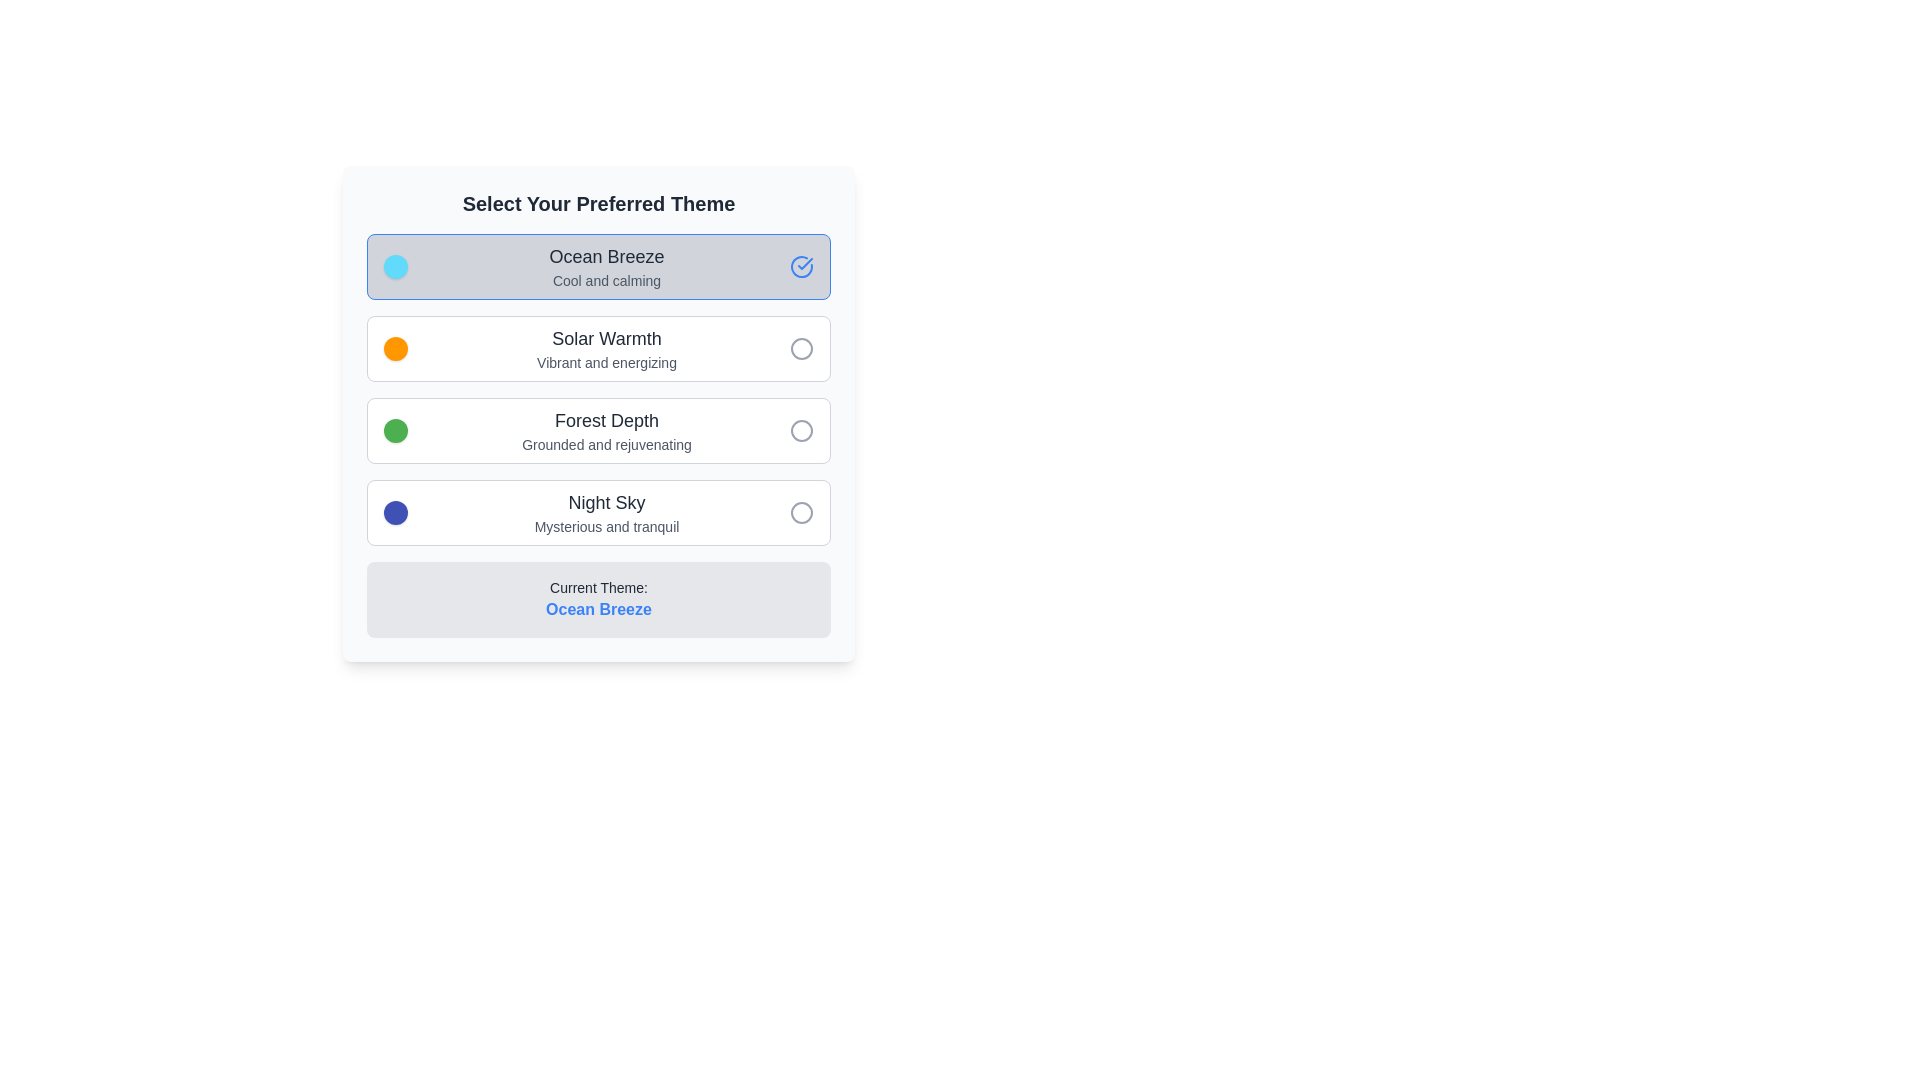 Image resolution: width=1920 pixels, height=1080 pixels. I want to click on the text label displaying 'Ocean Breeze' styled in blue and bold, located at the bottom of the section with a gray background, following the text 'Current Theme:', so click(598, 608).